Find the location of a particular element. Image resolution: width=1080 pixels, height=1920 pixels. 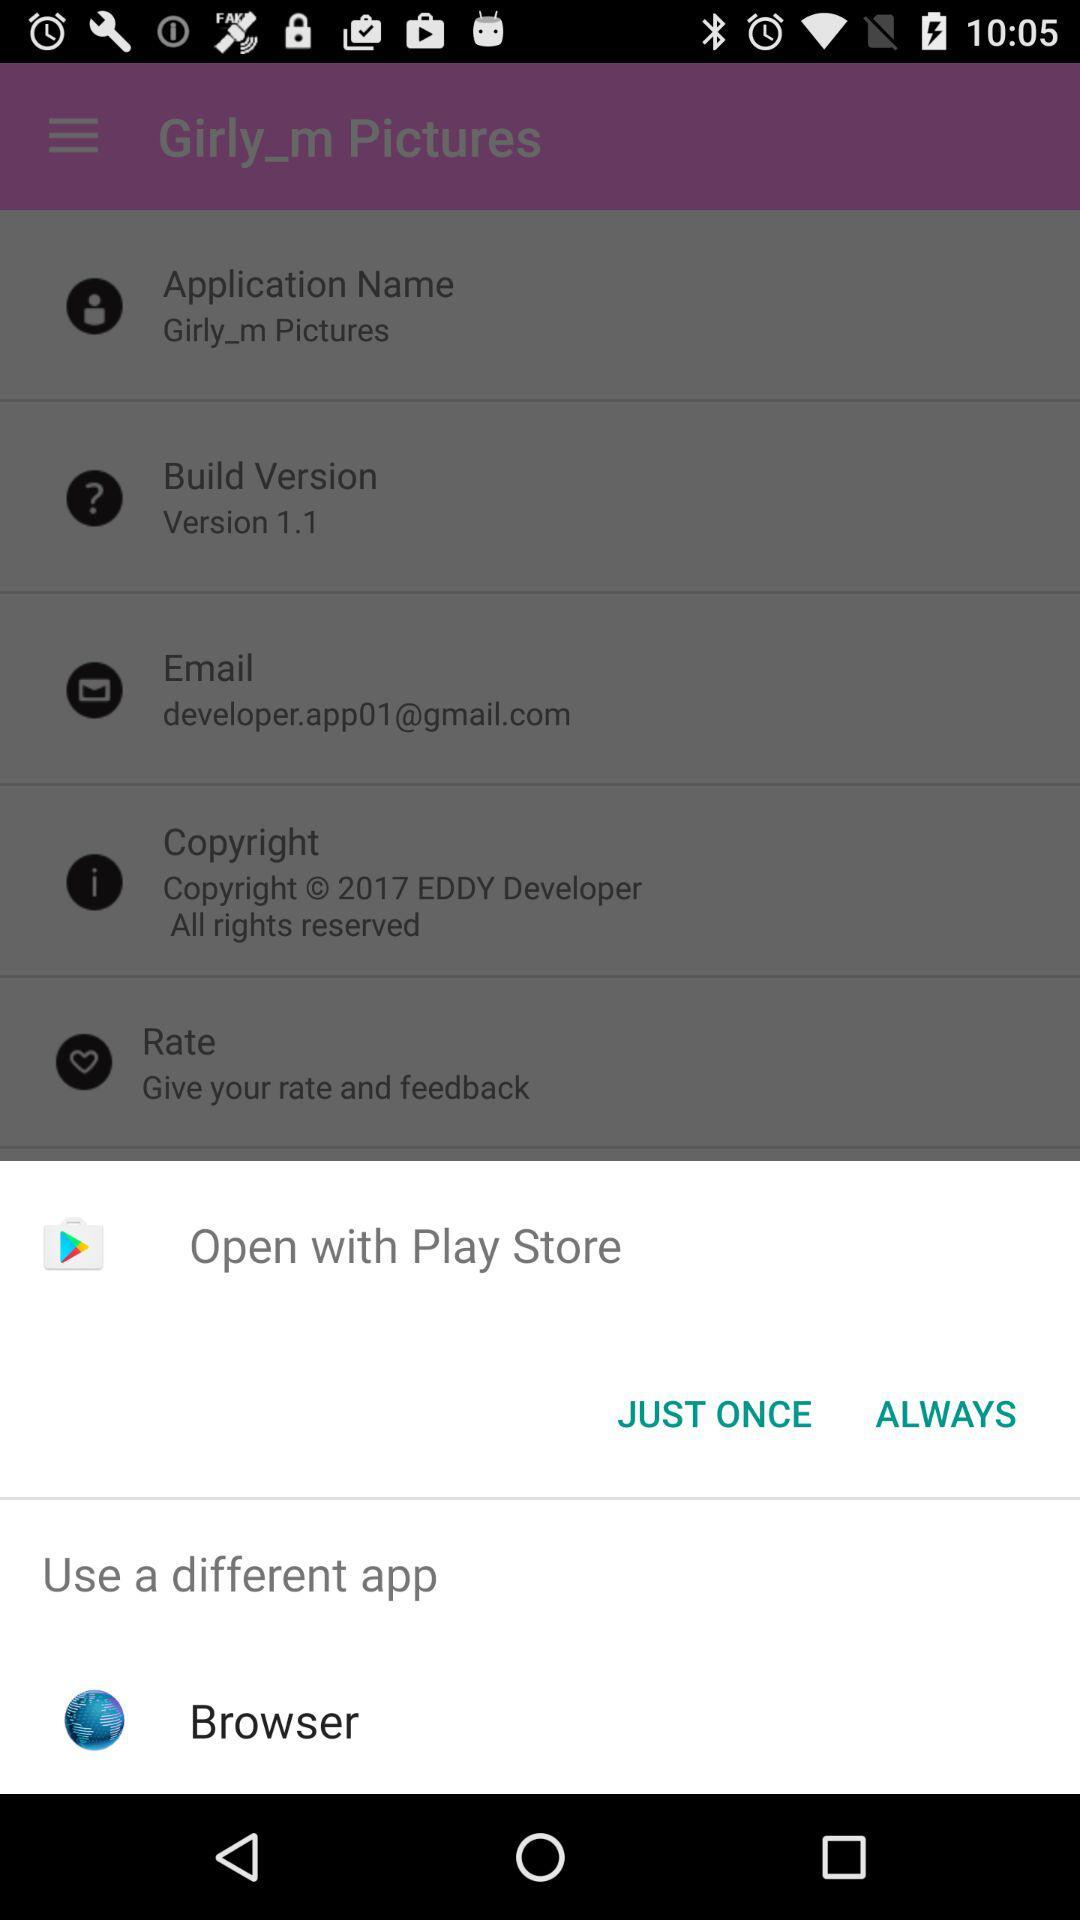

just once is located at coordinates (713, 1411).